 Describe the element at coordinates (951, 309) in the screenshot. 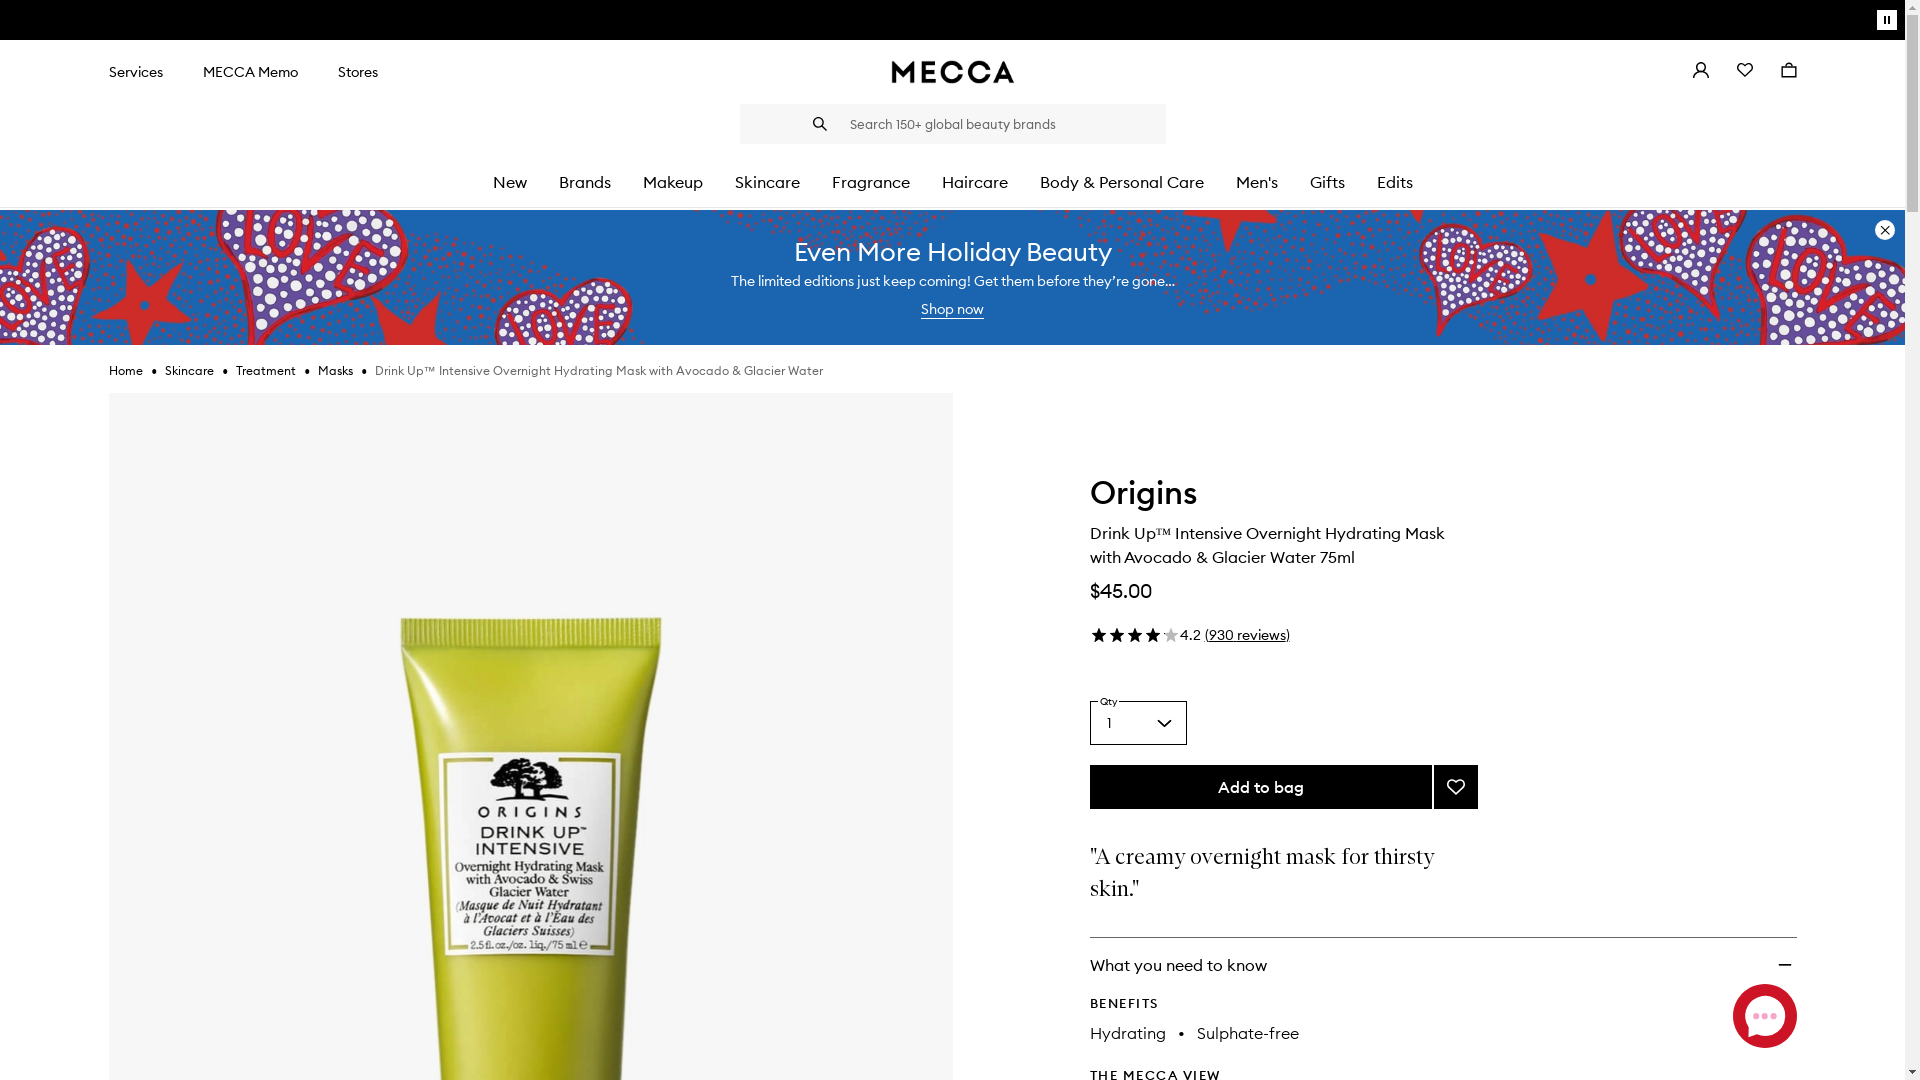

I see `'Shop now'` at that location.